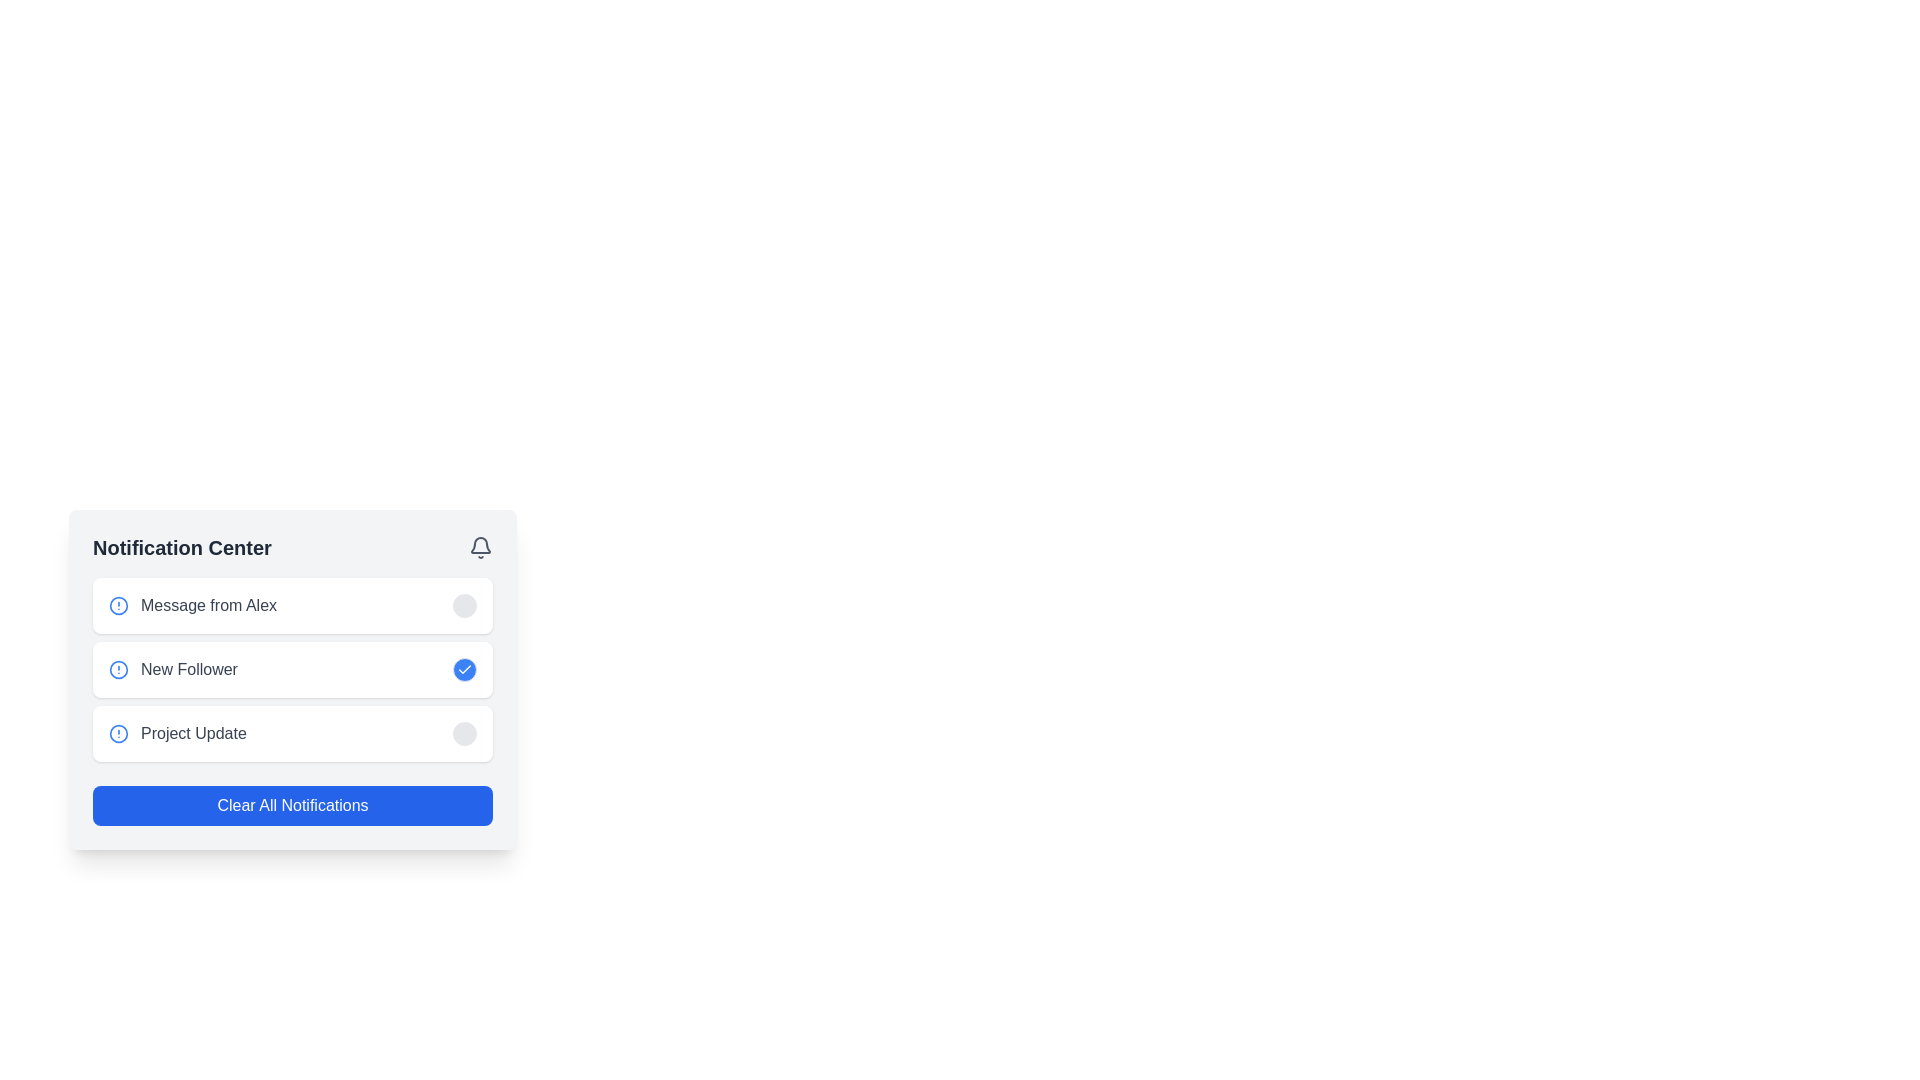 The image size is (1920, 1080). What do you see at coordinates (118, 604) in the screenshot?
I see `the circular shape within the SVG icon that represents an alert or notification context, which is centrally located next to the 'Message from Alex' text in the notification center` at bounding box center [118, 604].